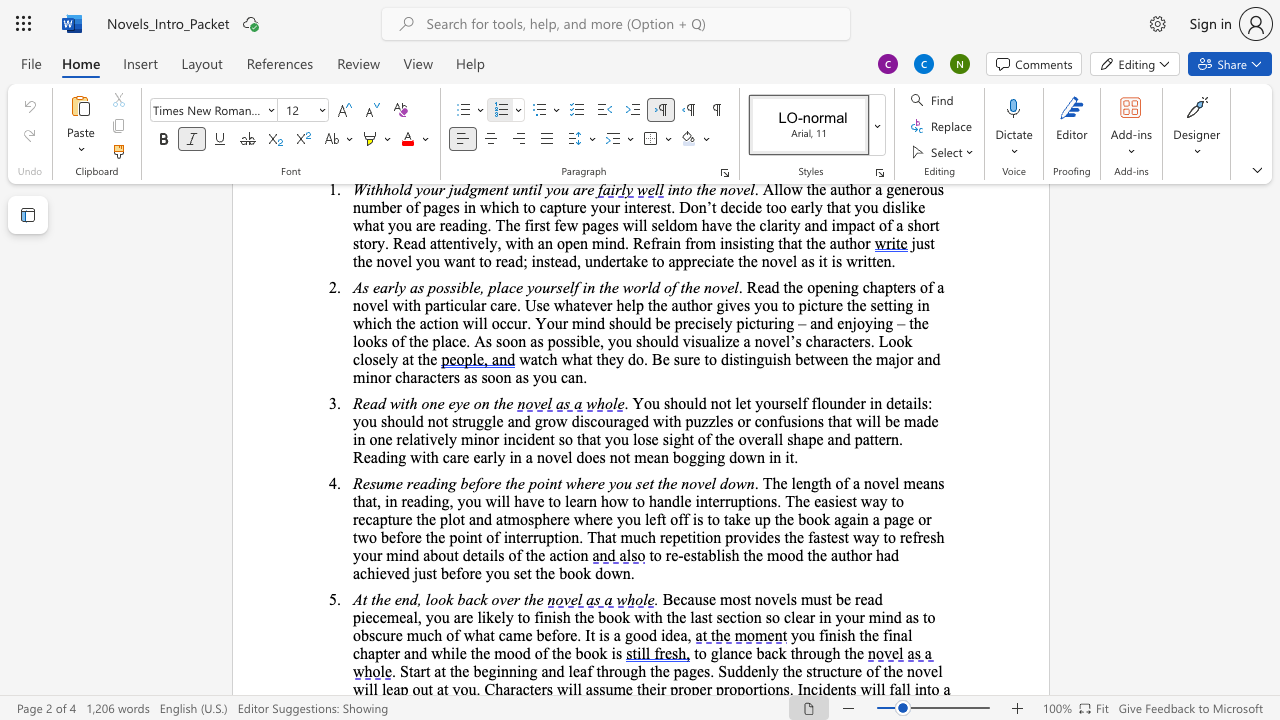 The width and height of the screenshot is (1280, 720). What do you see at coordinates (693, 483) in the screenshot?
I see `the 4th character "o" in the text` at bounding box center [693, 483].